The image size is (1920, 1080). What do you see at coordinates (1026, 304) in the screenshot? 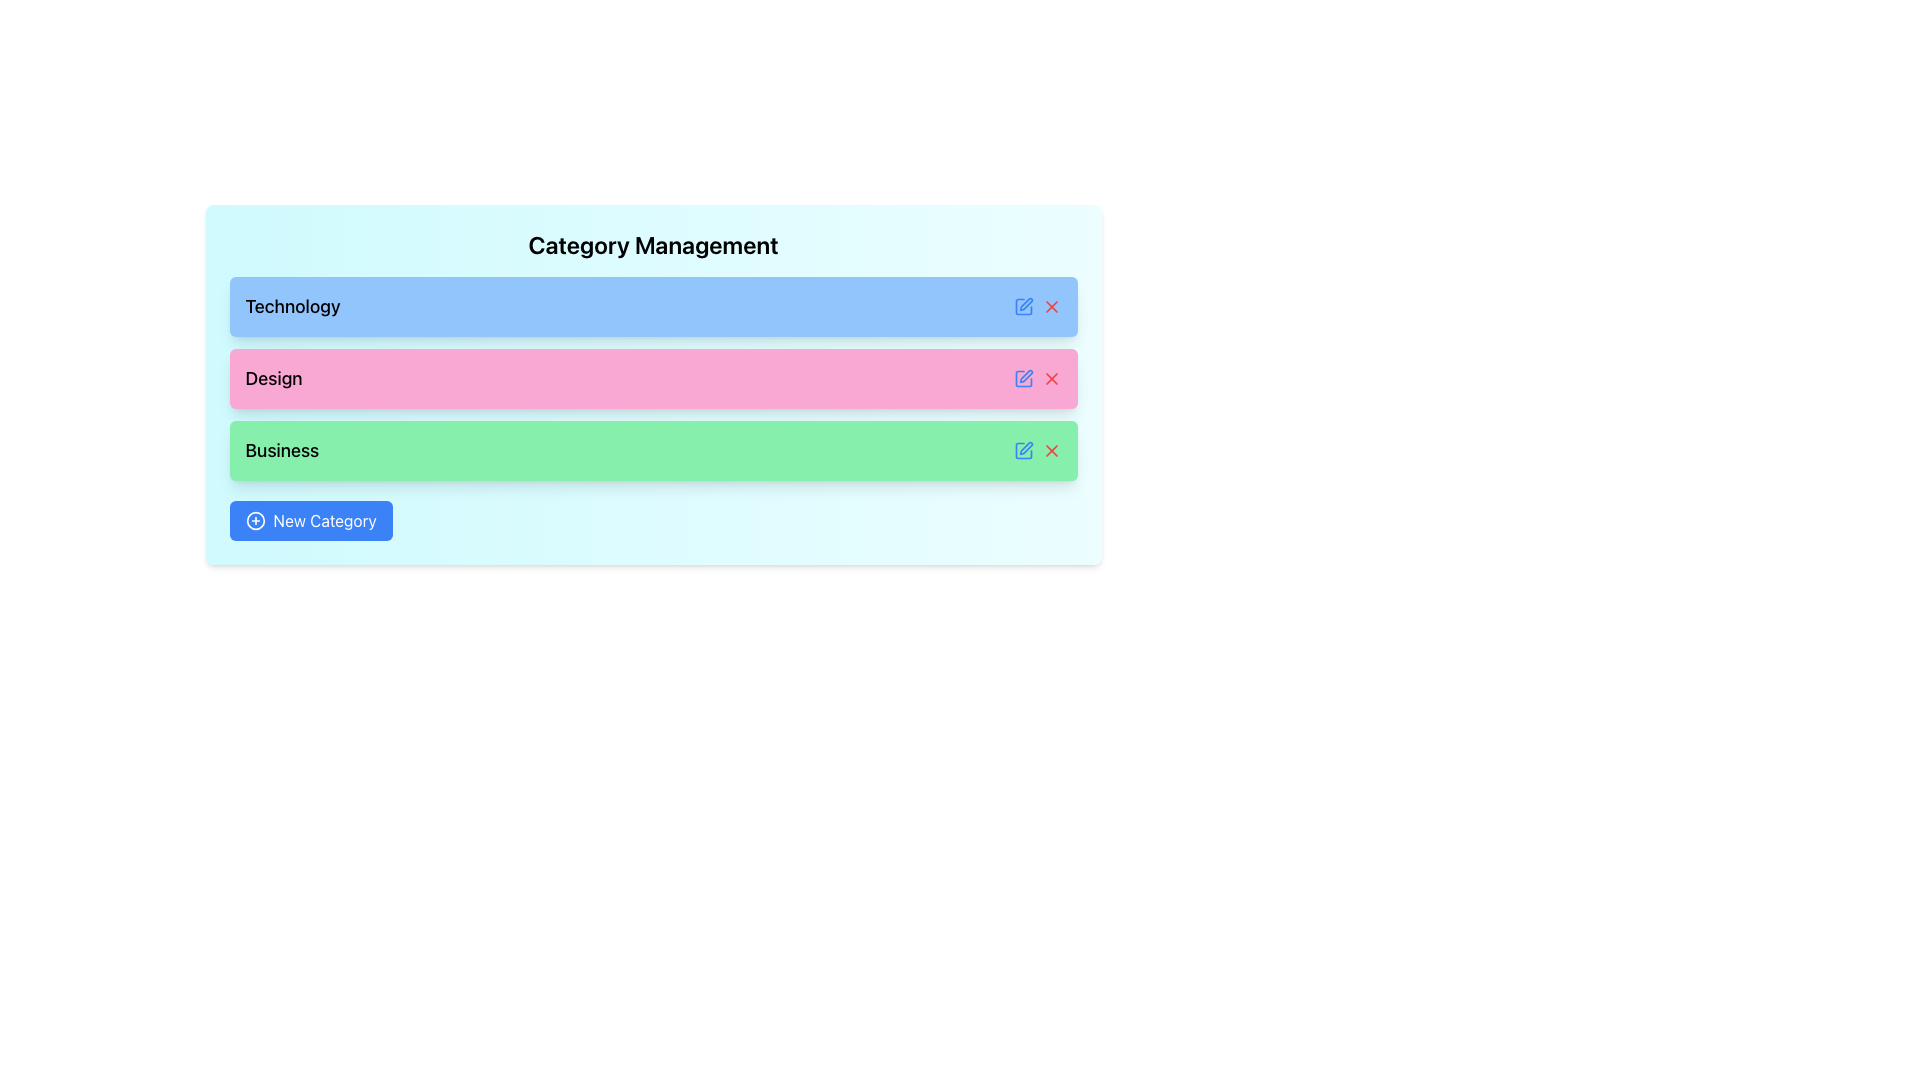
I see `the icon button resembling a pen located in the upper-right portion of the blue row labeled 'Technology.'` at bounding box center [1026, 304].